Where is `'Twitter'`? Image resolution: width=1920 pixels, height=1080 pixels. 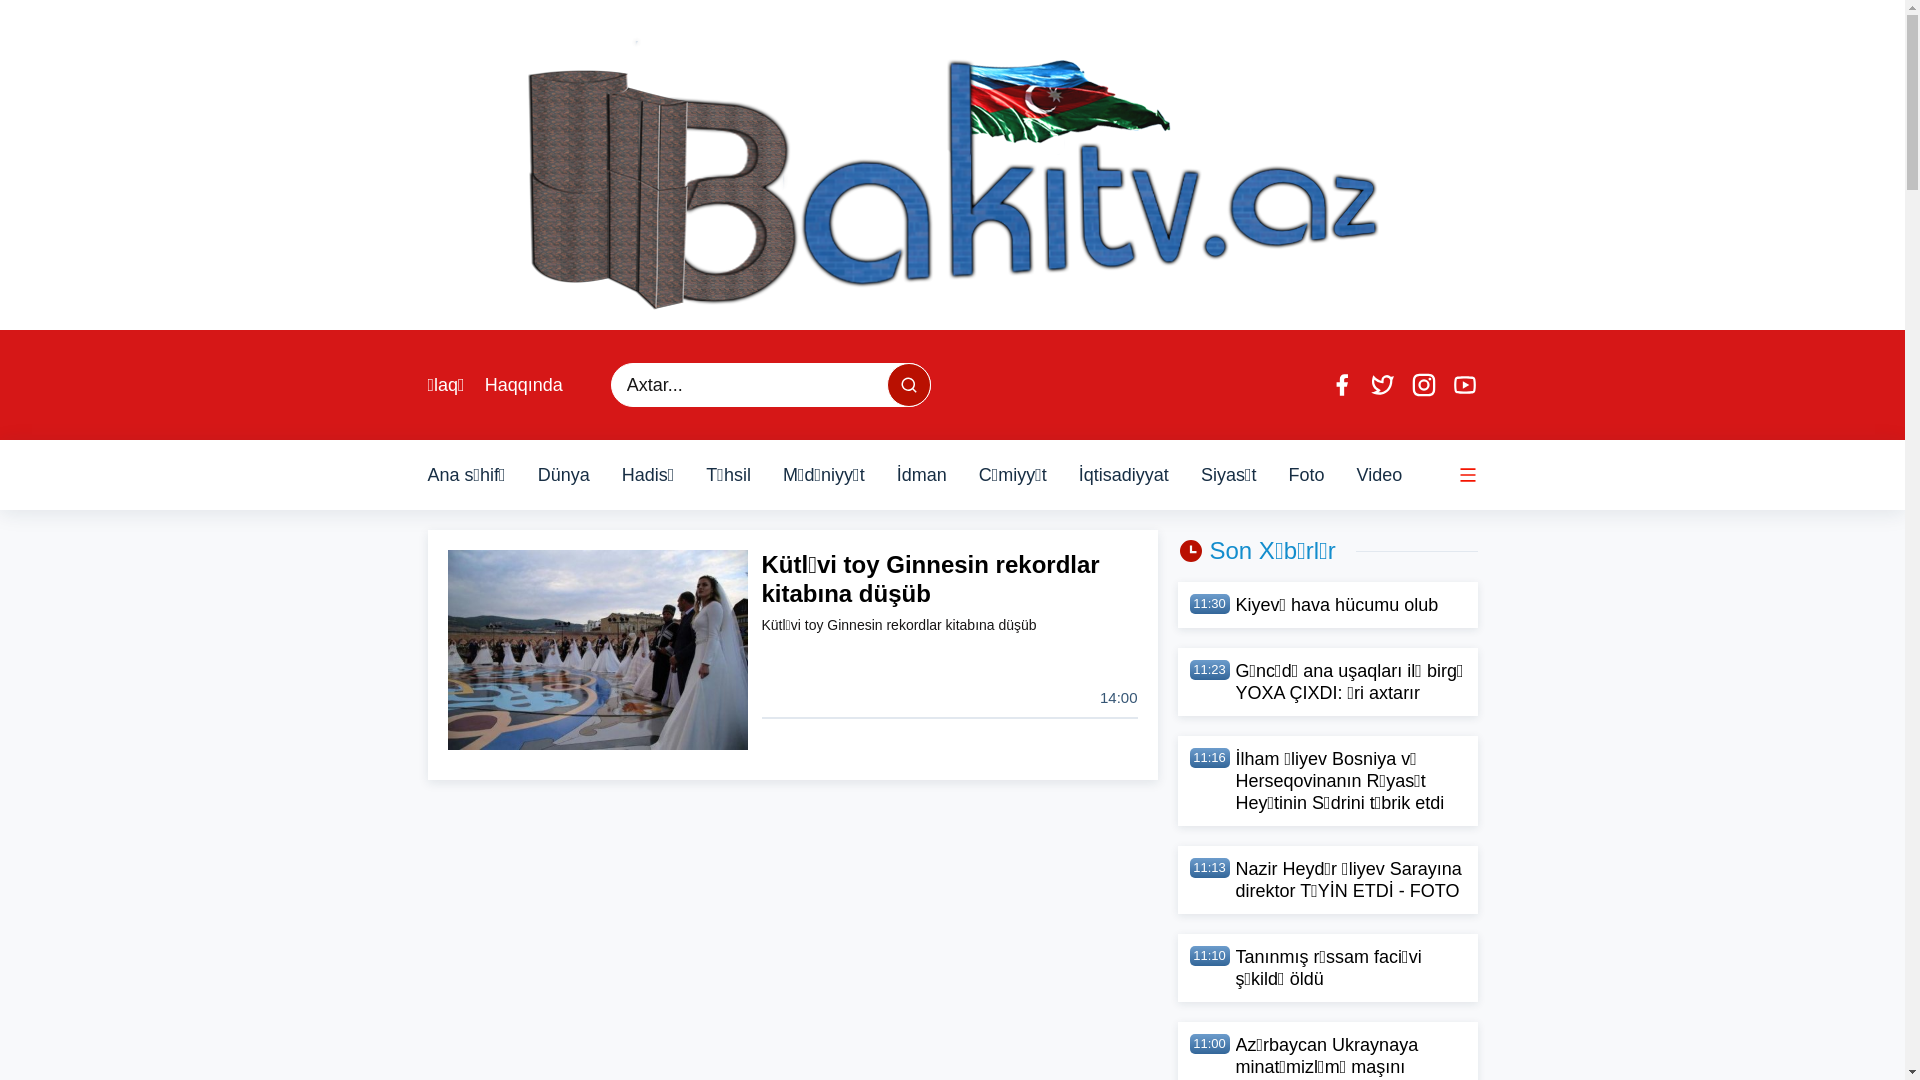
'Twitter' is located at coordinates (1381, 385).